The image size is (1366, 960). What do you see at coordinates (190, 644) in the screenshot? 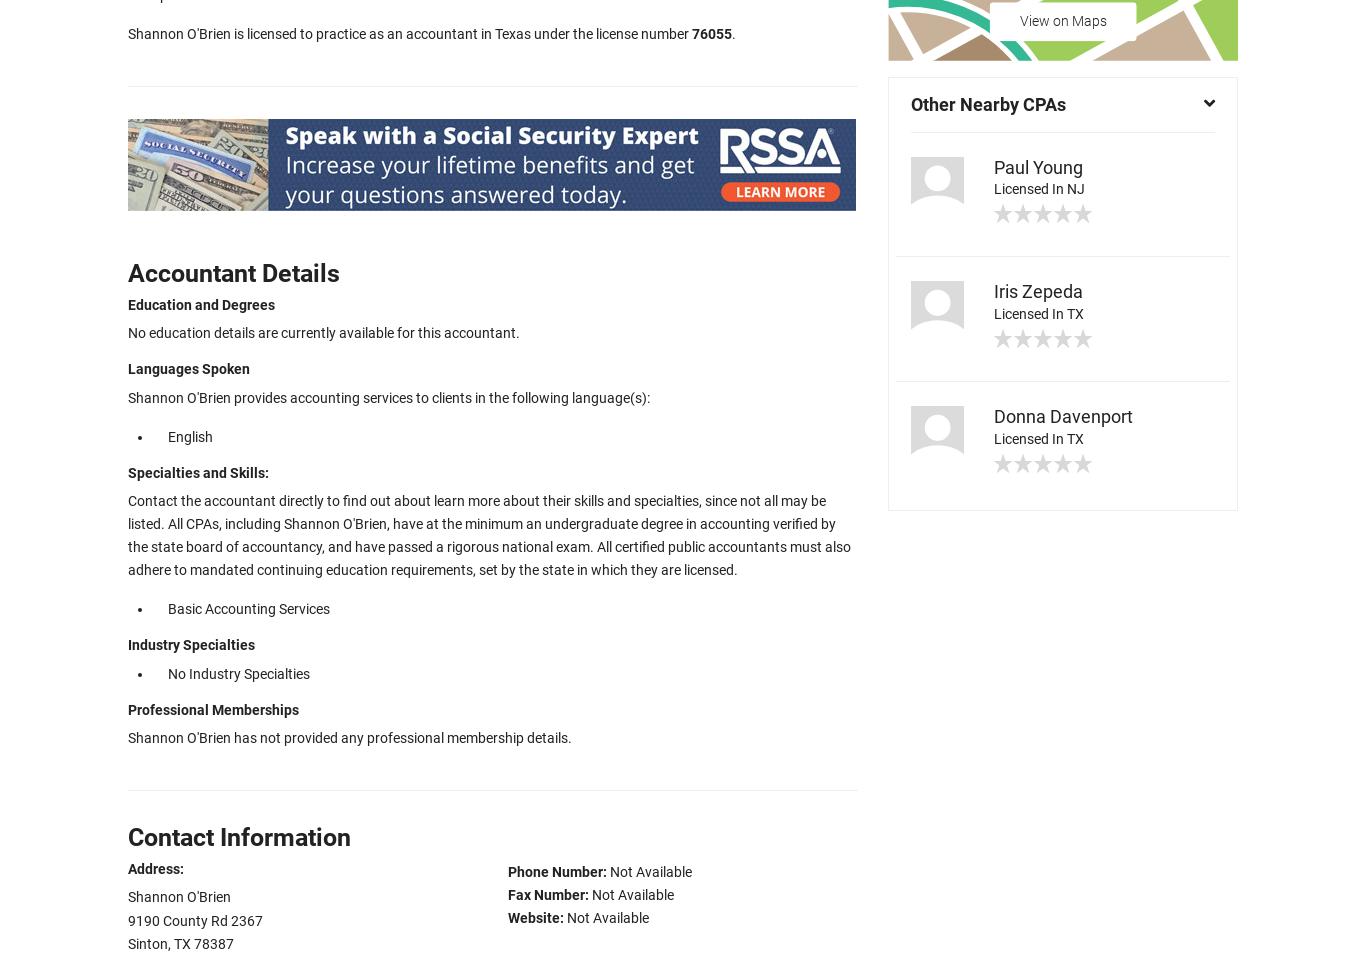
I see `'Industry Specialties'` at bounding box center [190, 644].